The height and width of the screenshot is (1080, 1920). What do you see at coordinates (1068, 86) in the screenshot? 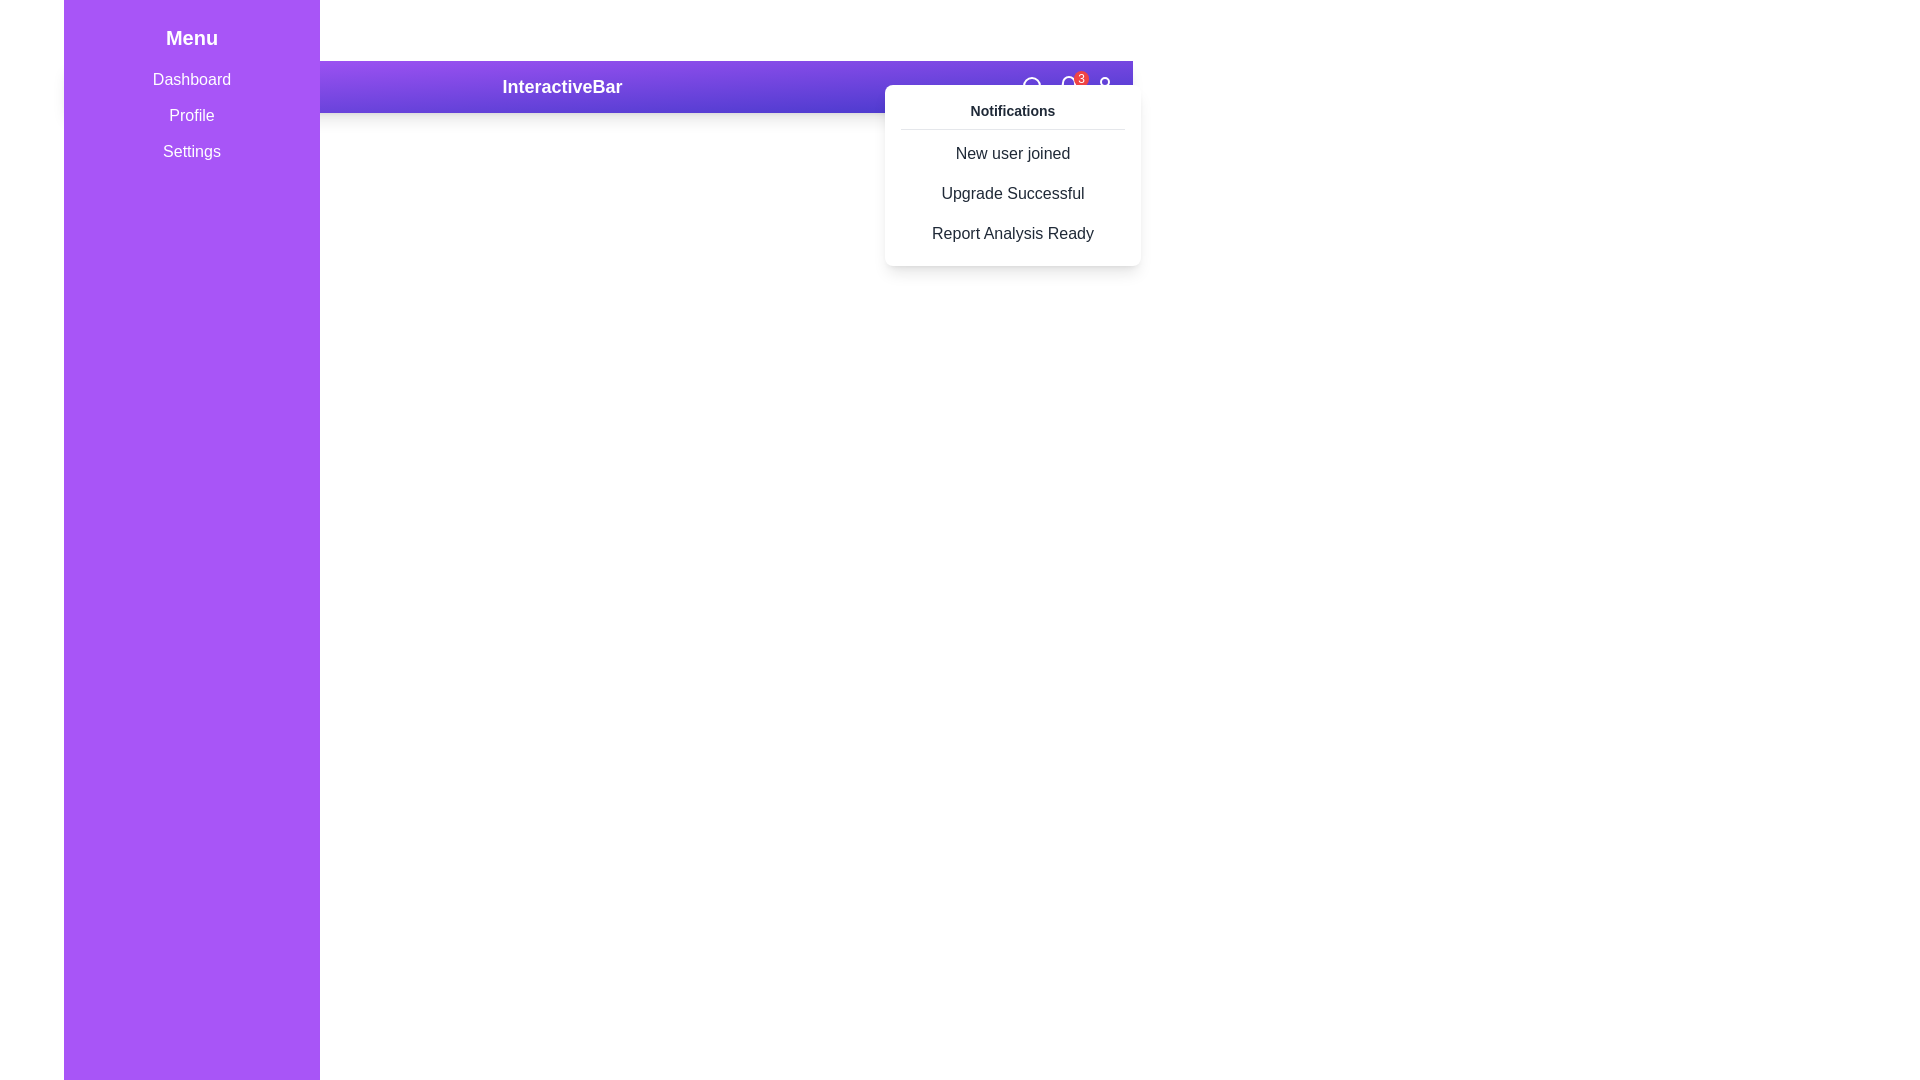
I see `the interactive bell icon with a red badge indicating 3 notifications` at bounding box center [1068, 86].